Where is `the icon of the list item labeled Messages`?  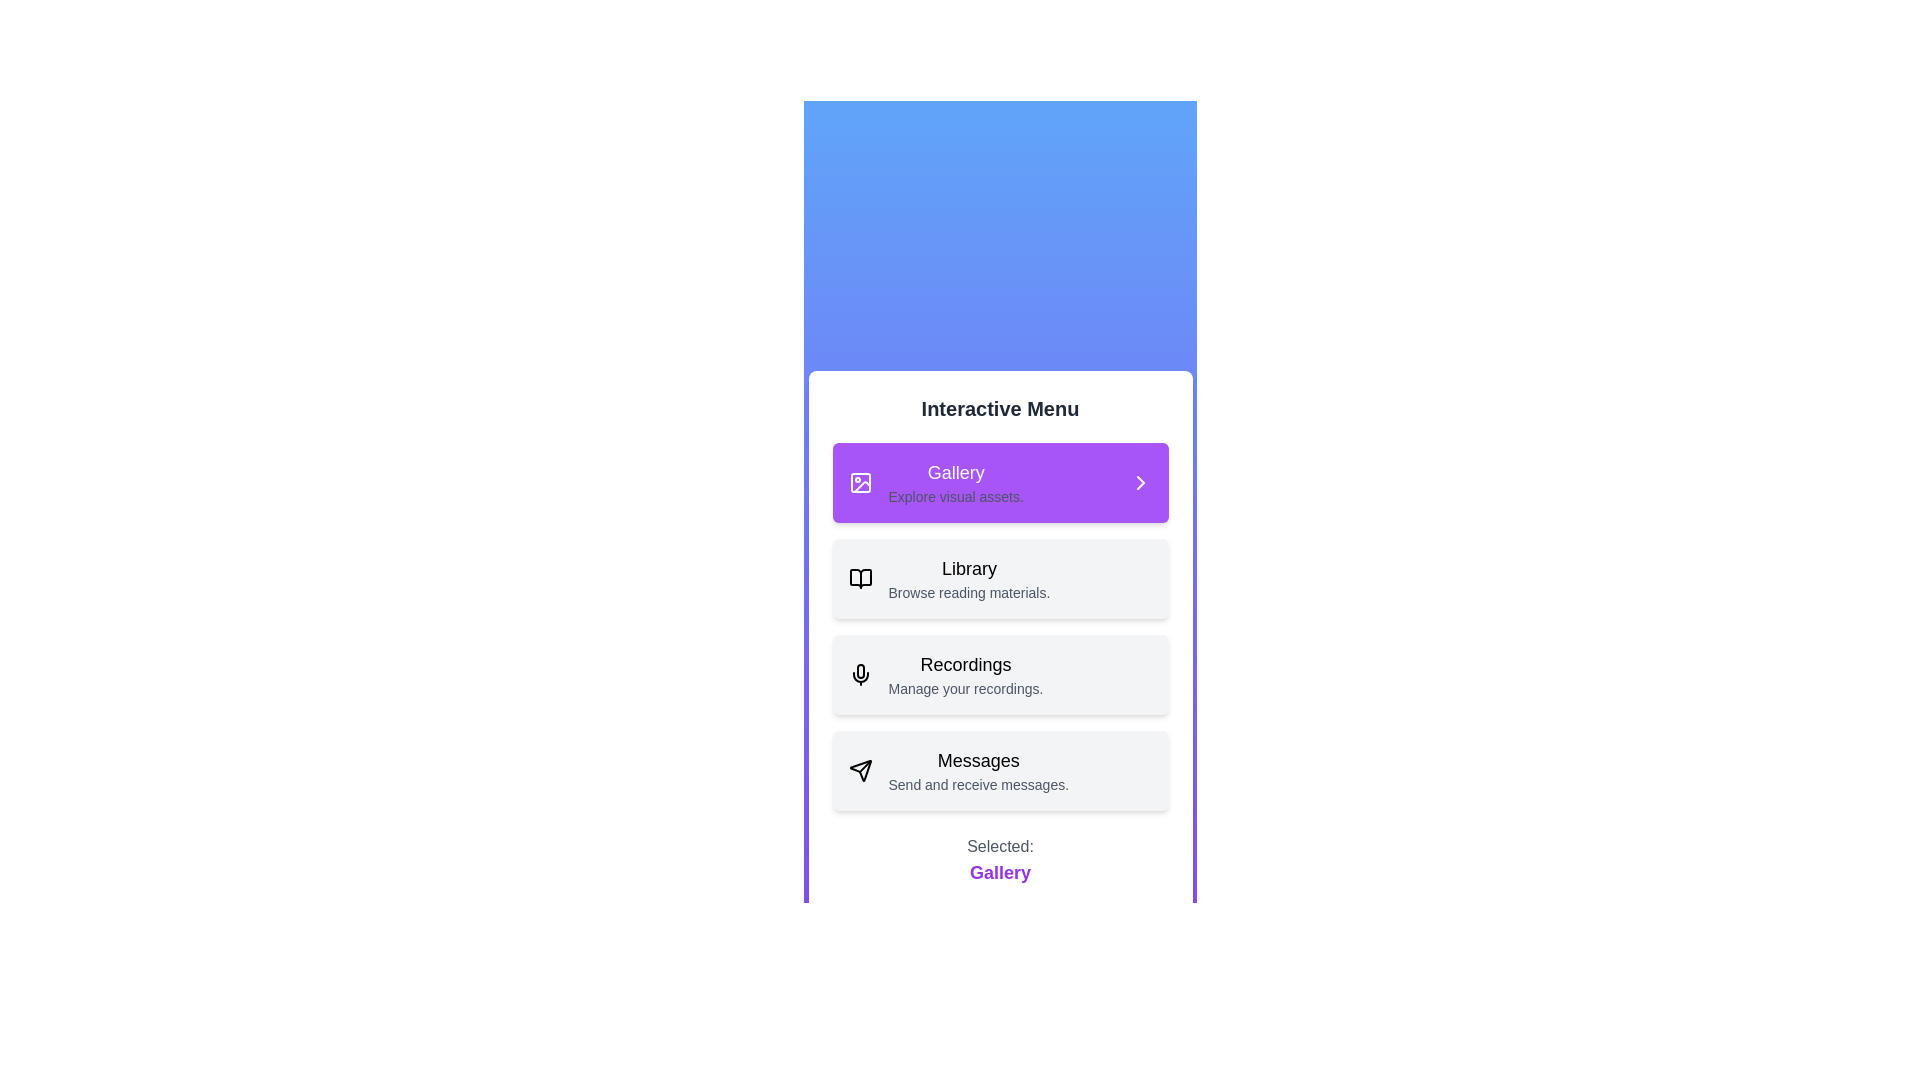
the icon of the list item labeled Messages is located at coordinates (860, 770).